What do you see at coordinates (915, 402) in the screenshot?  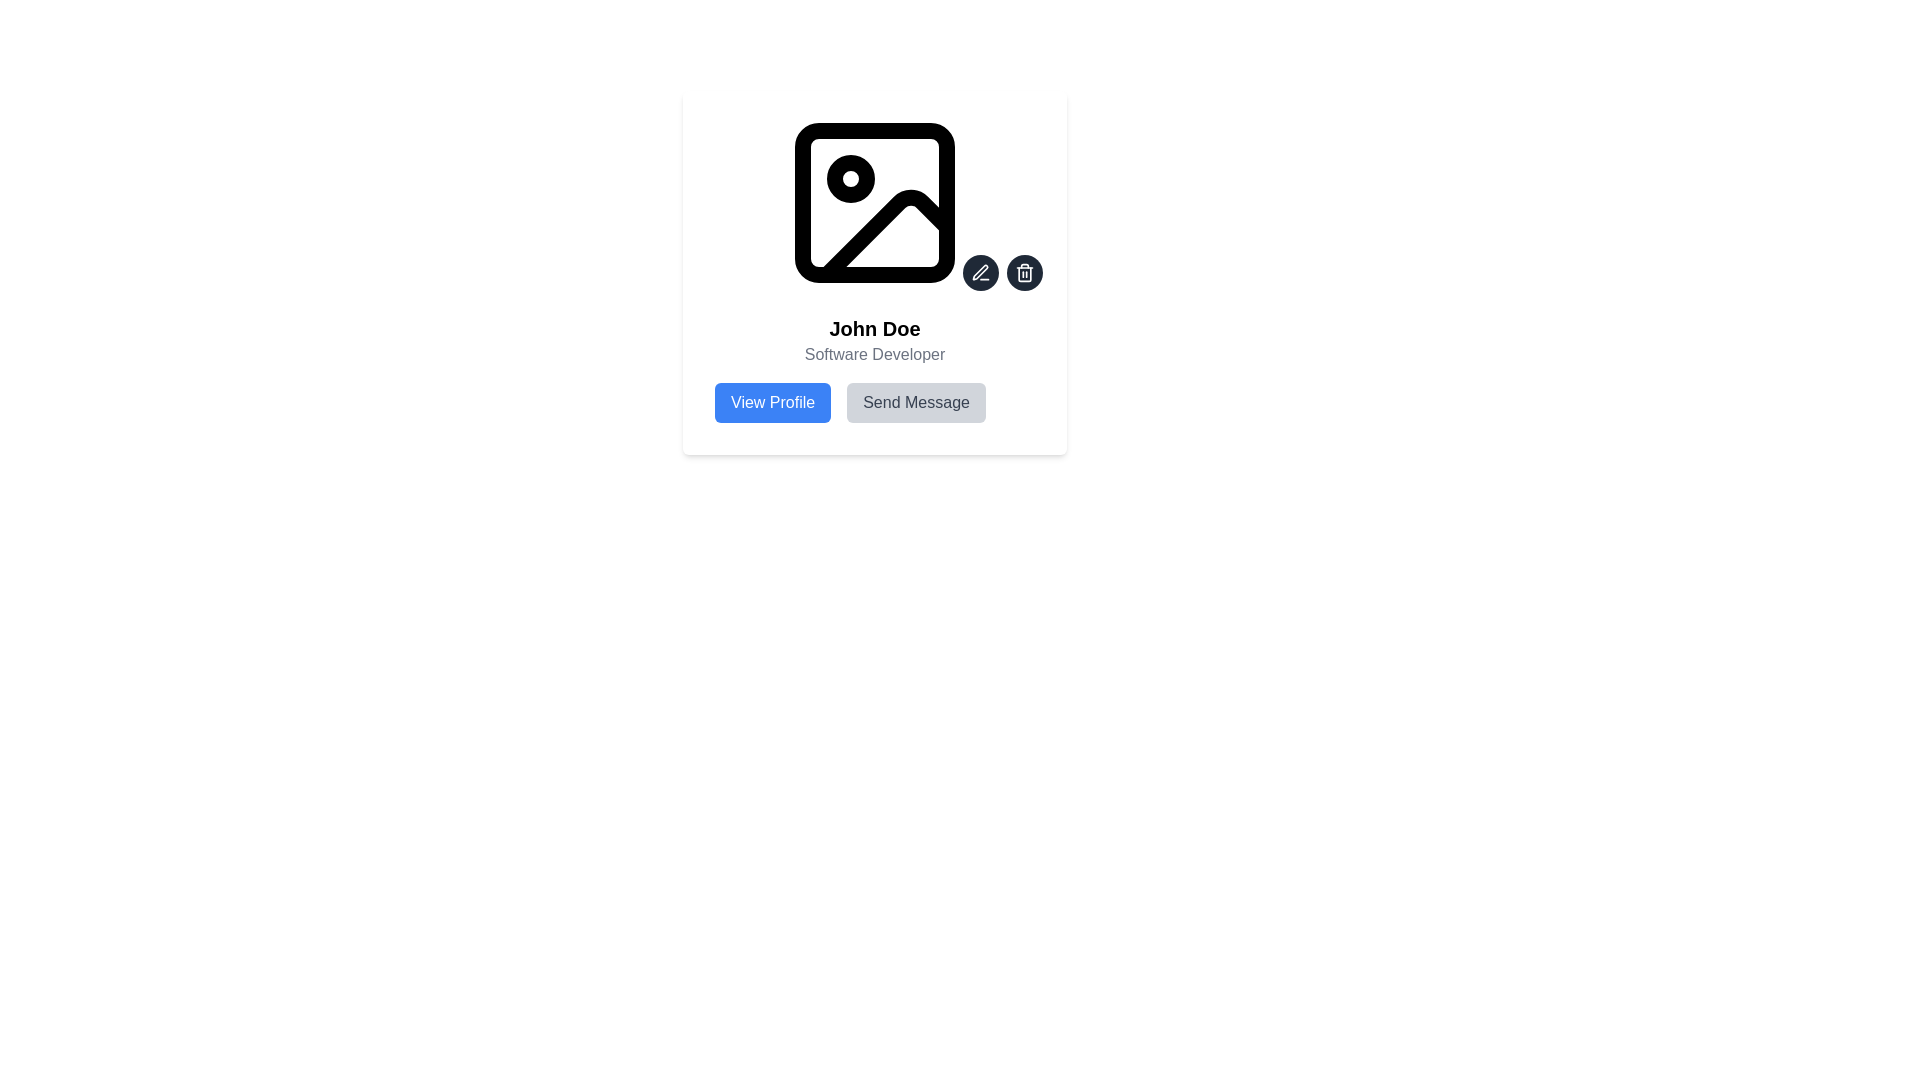 I see `the 'Send Message' button, which is a rectangular button with a light gray background and rounded corners, located below the 'John Doe' profile section and to the right of the 'View Profile' button` at bounding box center [915, 402].